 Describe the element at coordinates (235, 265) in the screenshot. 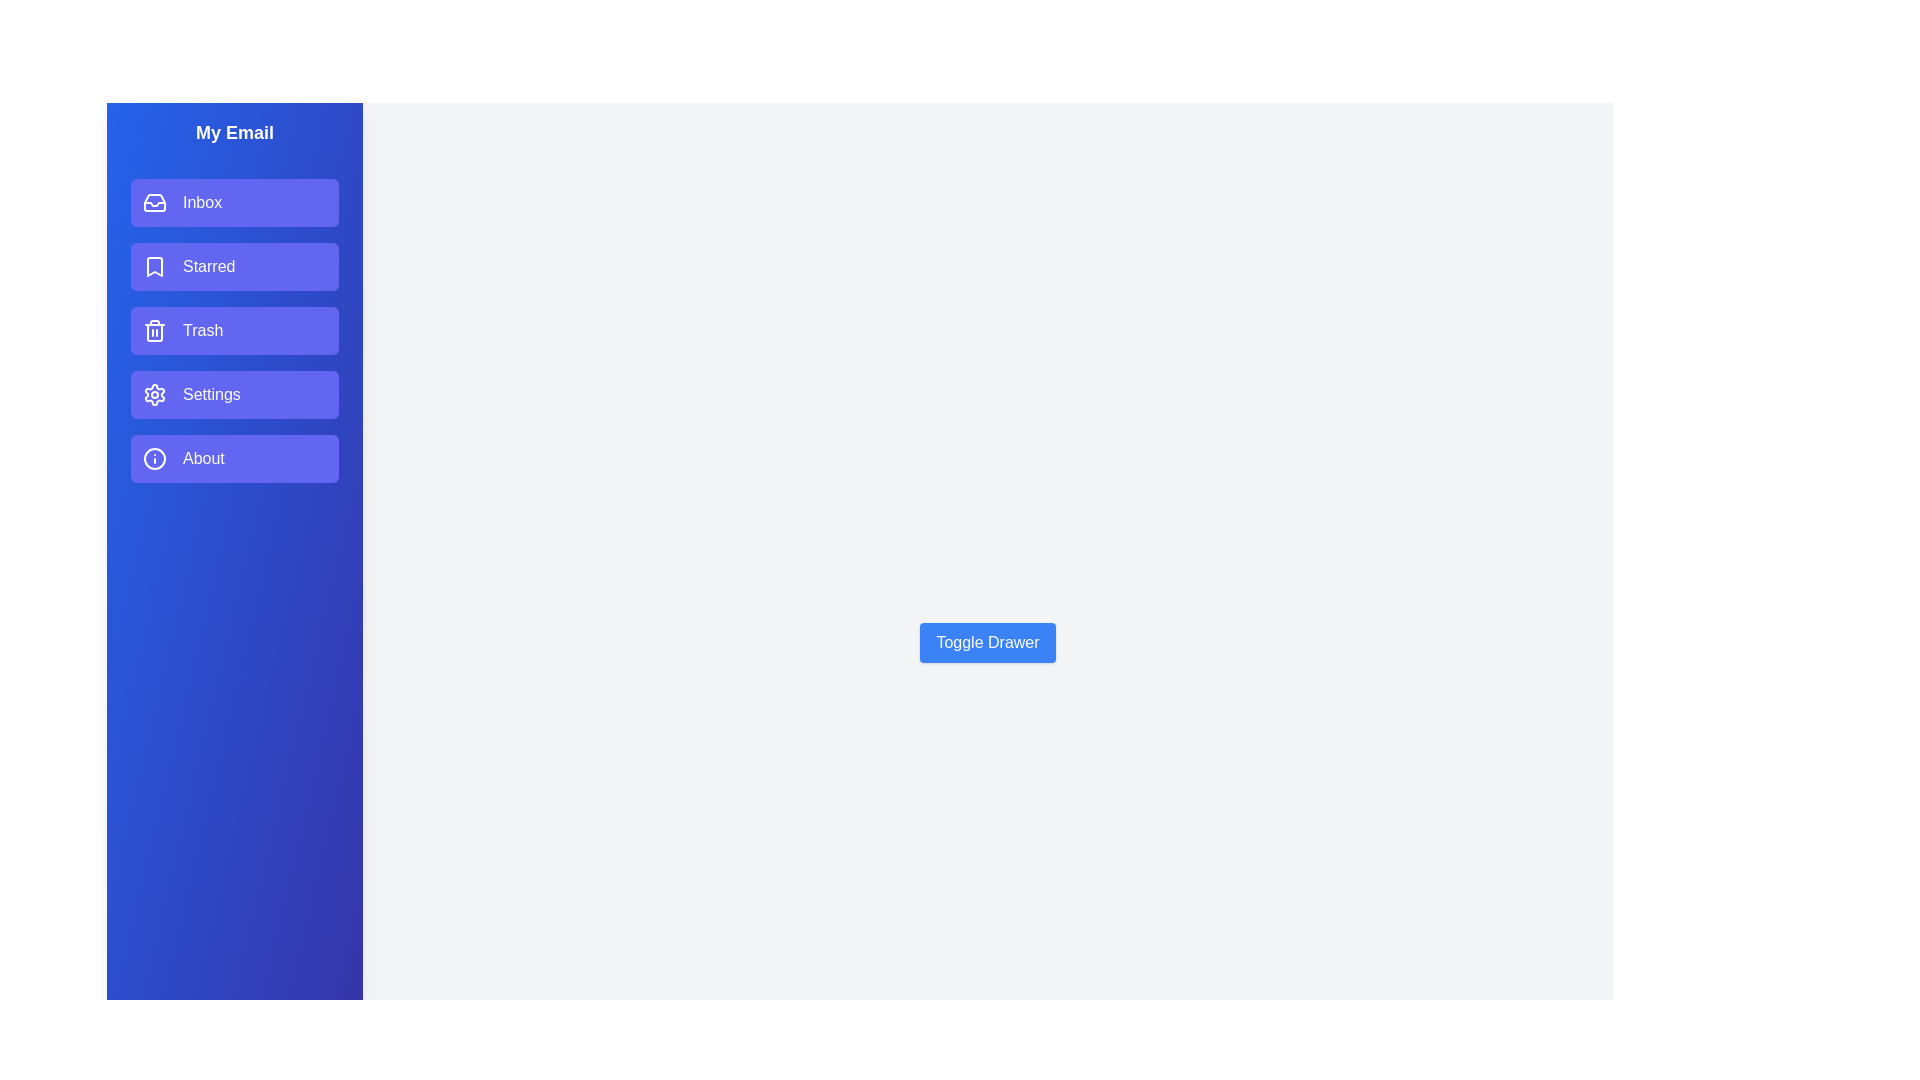

I see `the email section item Starred` at that location.